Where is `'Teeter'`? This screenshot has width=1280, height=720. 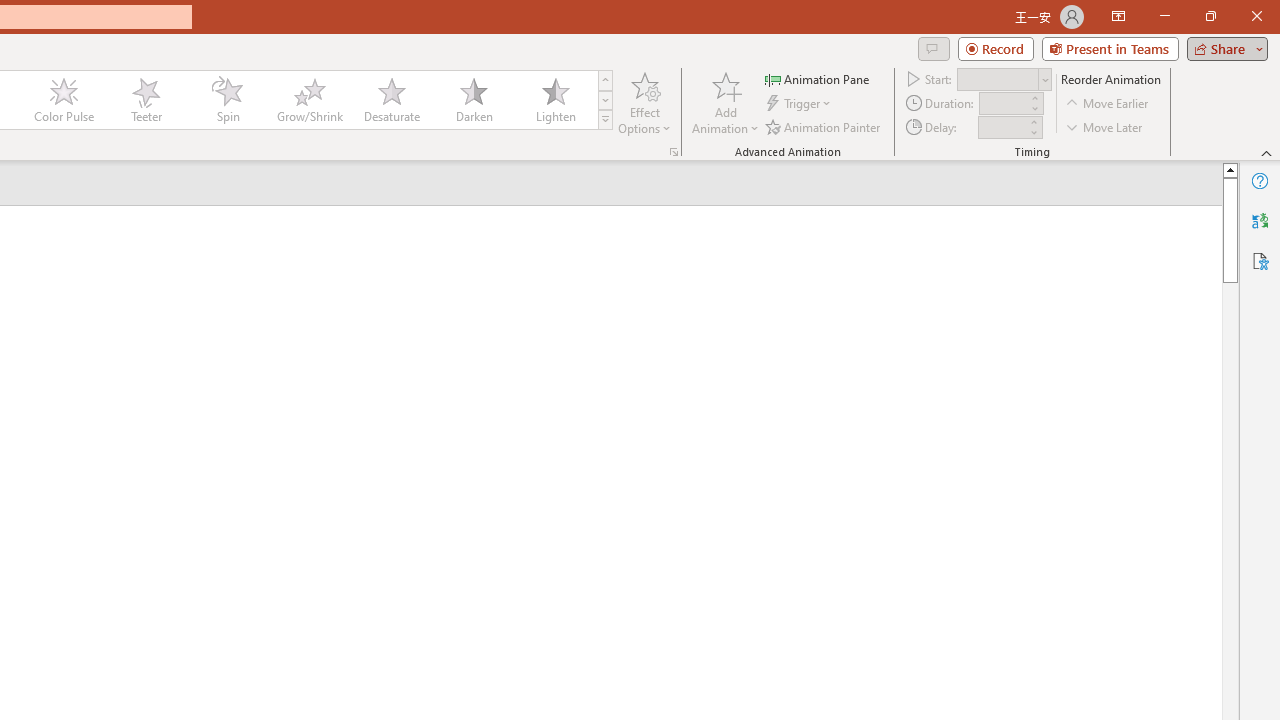
'Teeter' is located at coordinates (144, 100).